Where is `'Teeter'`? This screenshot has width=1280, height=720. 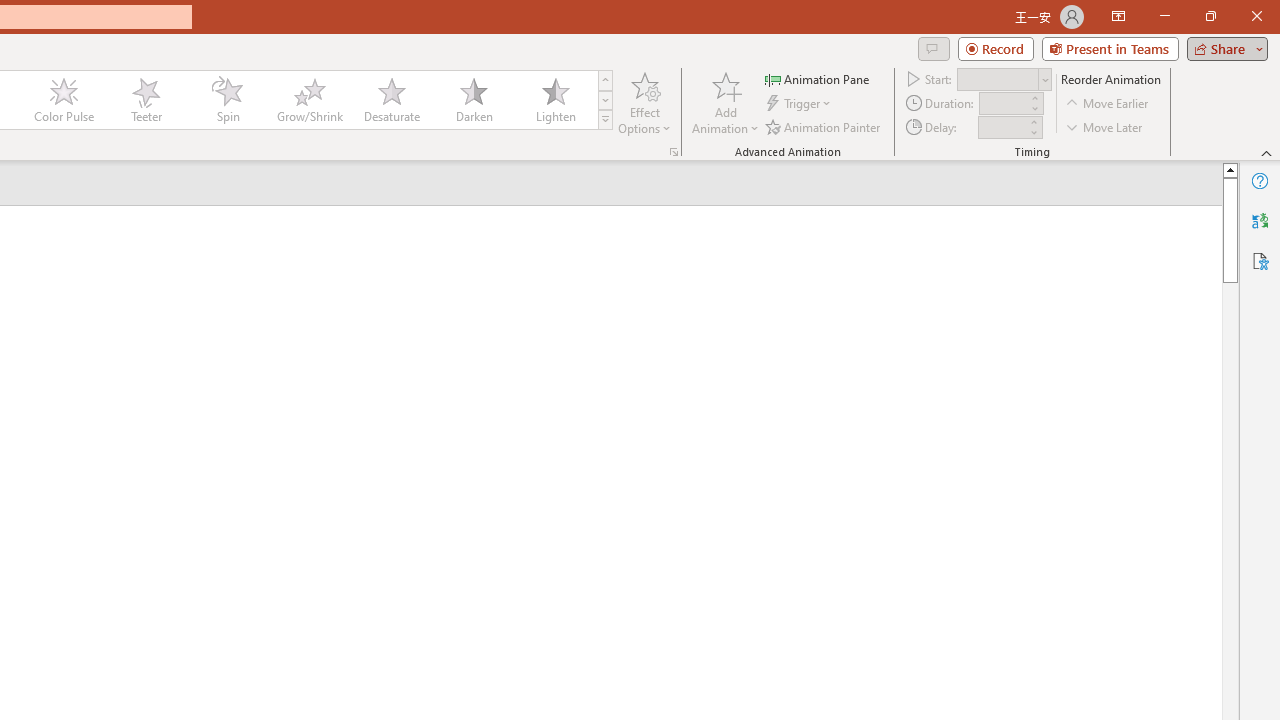
'Teeter' is located at coordinates (144, 100).